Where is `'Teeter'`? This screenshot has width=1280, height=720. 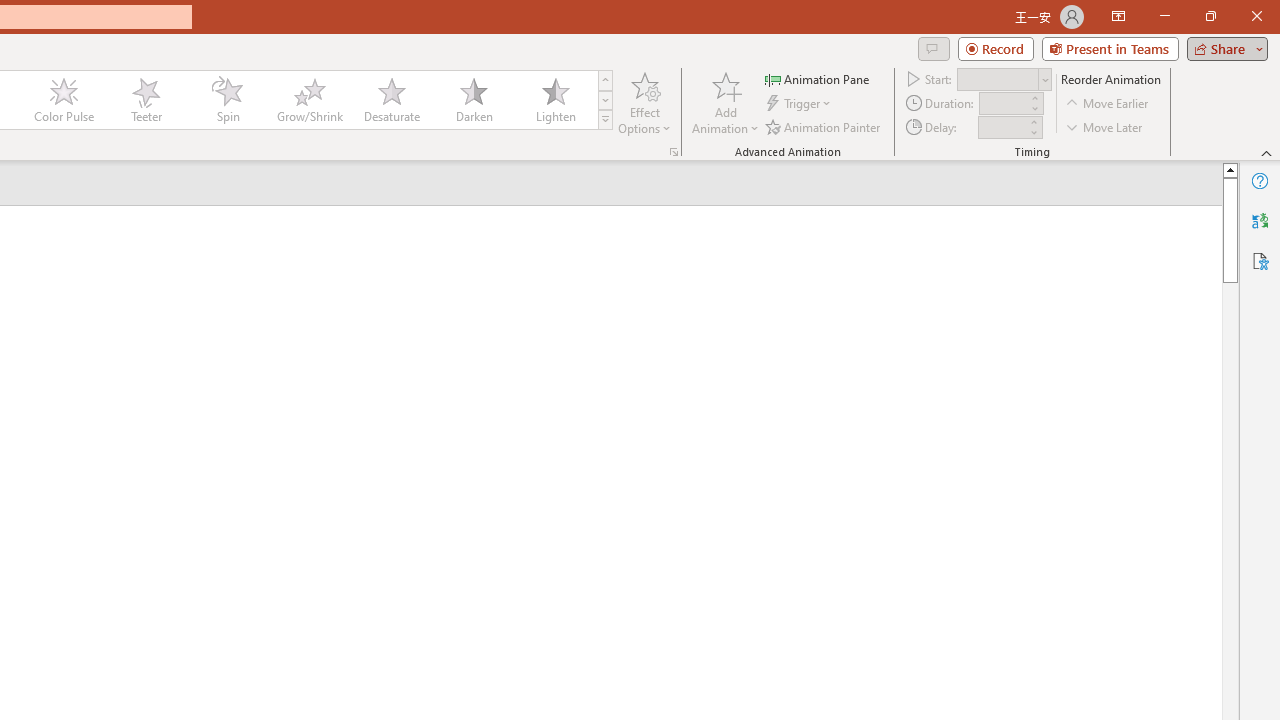
'Teeter' is located at coordinates (144, 100).